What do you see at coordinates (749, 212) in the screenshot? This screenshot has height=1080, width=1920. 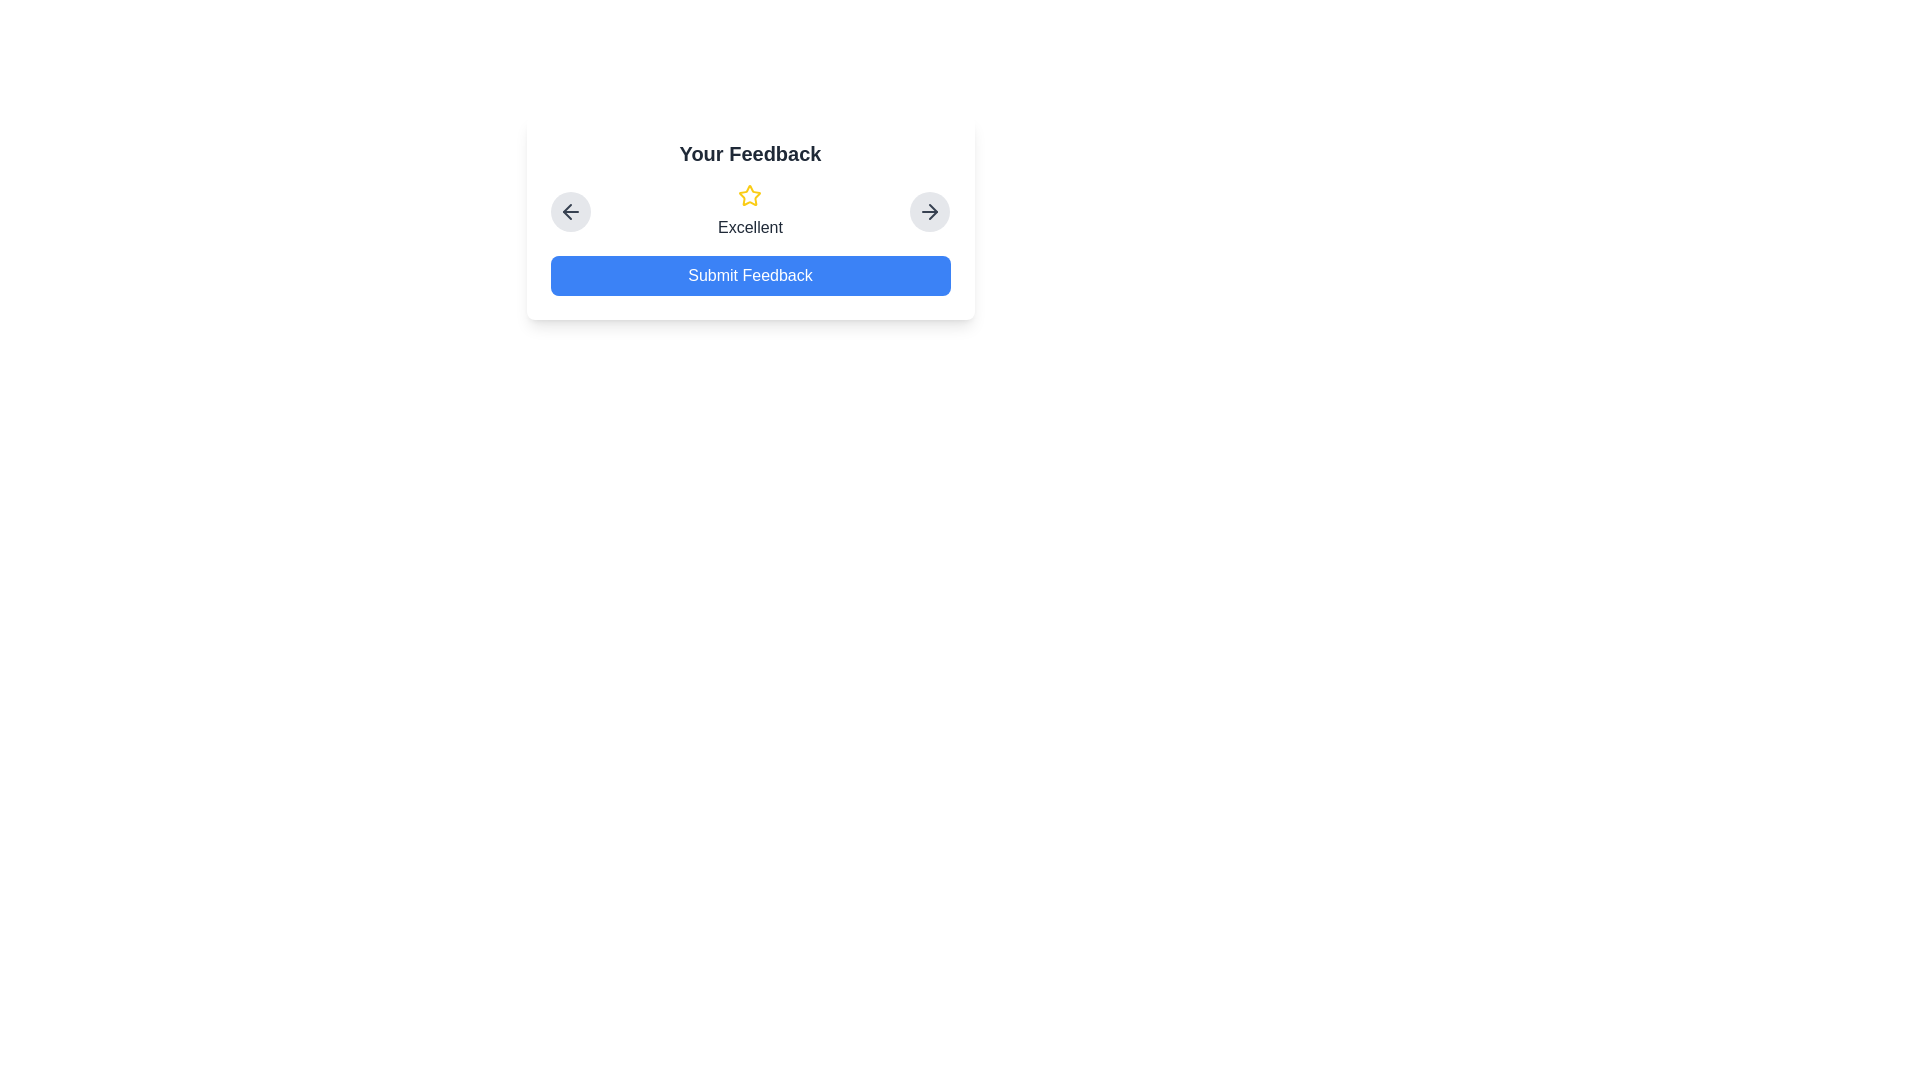 I see `the 'Excellent' label, which is styled in dark gray and positioned below a yellow star icon` at bounding box center [749, 212].